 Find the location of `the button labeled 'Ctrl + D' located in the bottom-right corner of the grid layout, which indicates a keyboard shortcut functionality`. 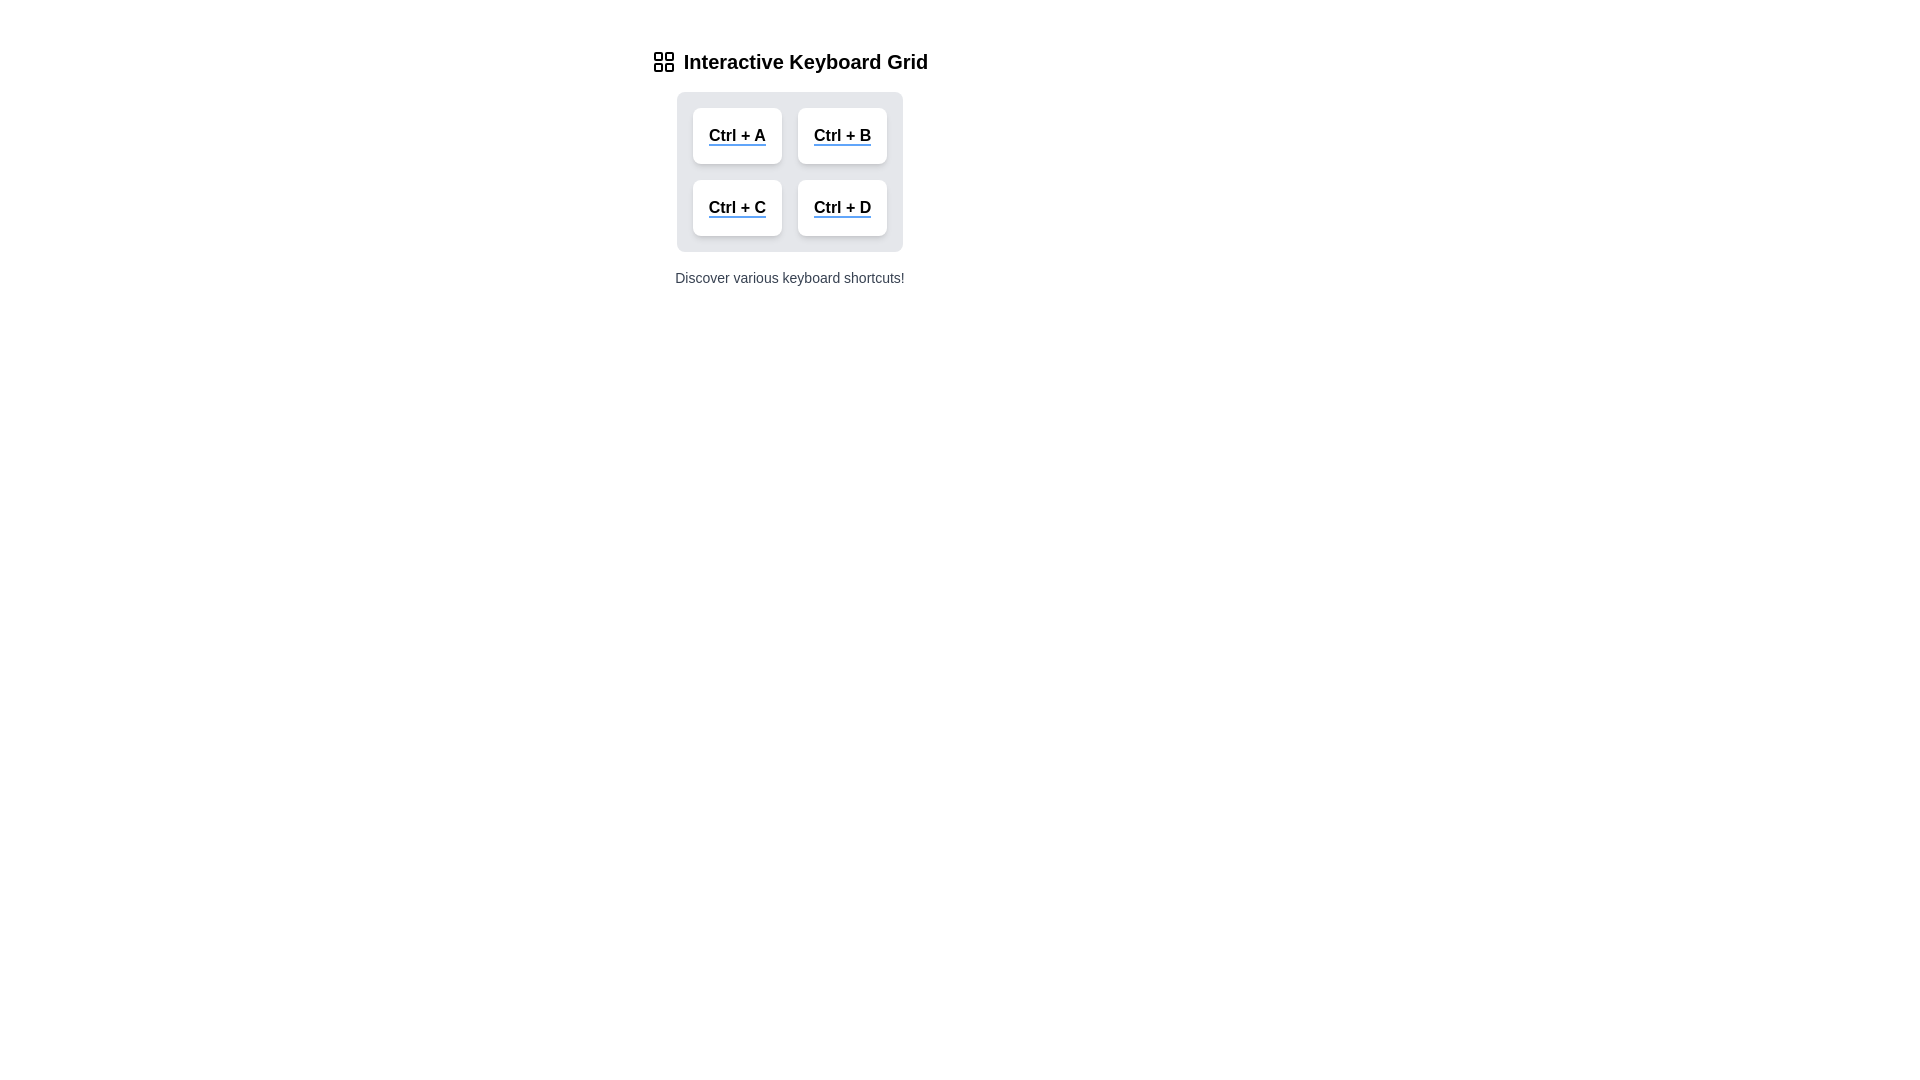

the button labeled 'Ctrl + D' located in the bottom-right corner of the grid layout, which indicates a keyboard shortcut functionality is located at coordinates (842, 208).